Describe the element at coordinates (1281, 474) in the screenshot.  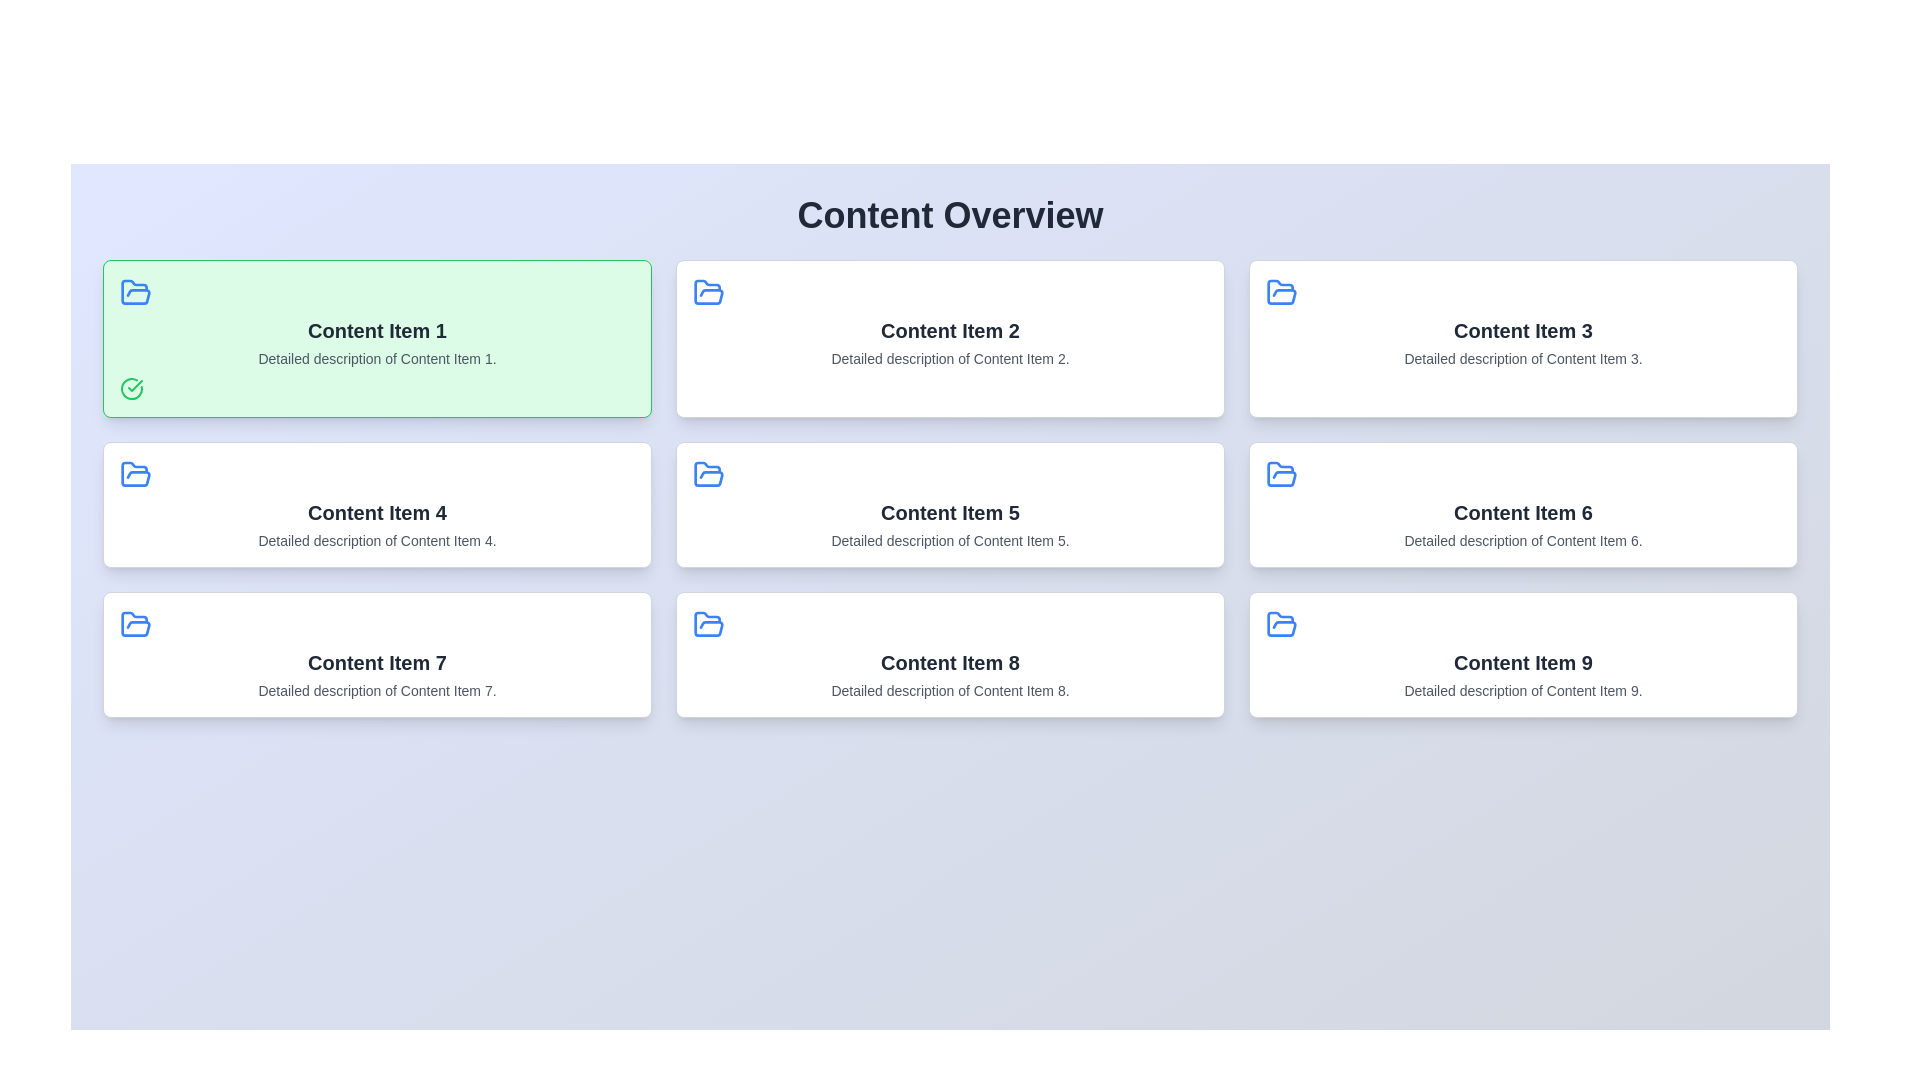
I see `the folder icon located at the top-left corner of the card labeled 'Content Item 6'` at that location.